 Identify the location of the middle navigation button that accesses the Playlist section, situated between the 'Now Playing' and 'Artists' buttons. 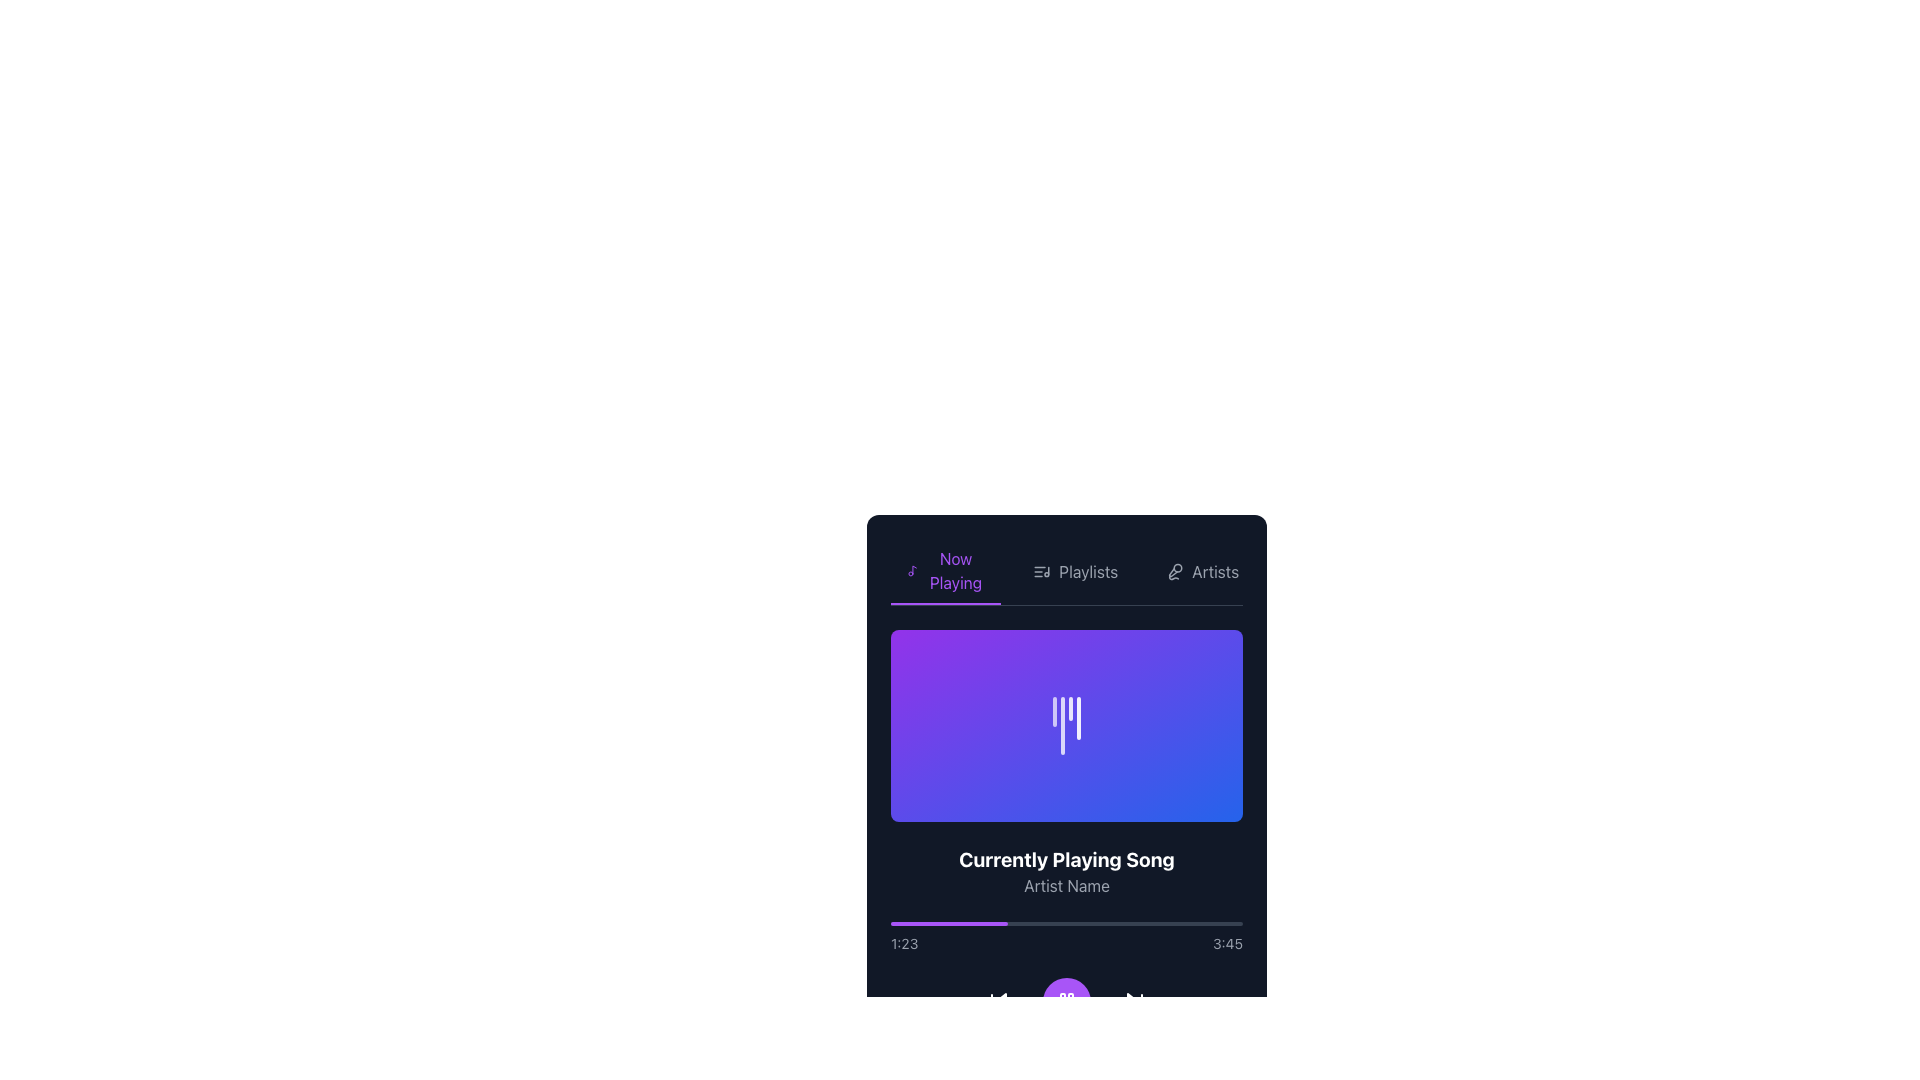
(1074, 571).